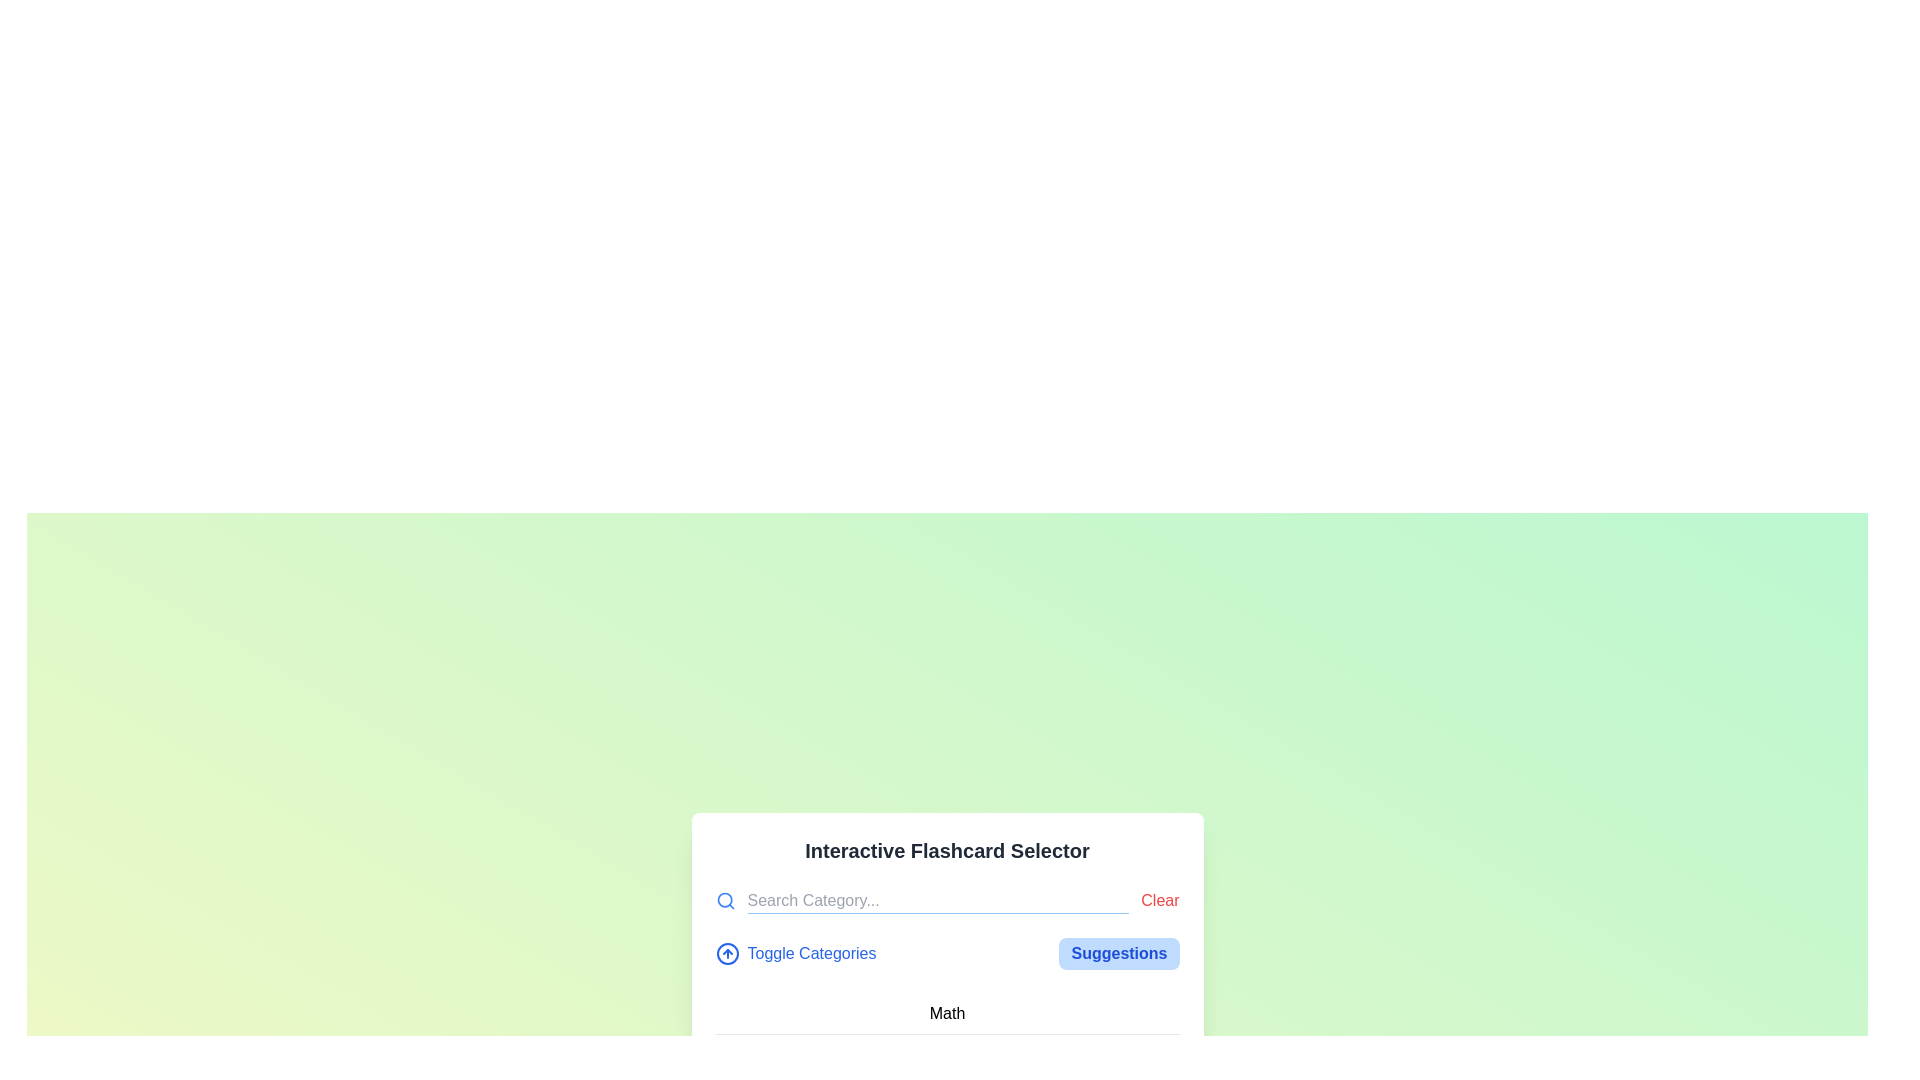 This screenshot has height=1080, width=1920. I want to click on the blue magnifying glass icon located to the immediate left of the 'Search Category...' input box, so click(724, 901).